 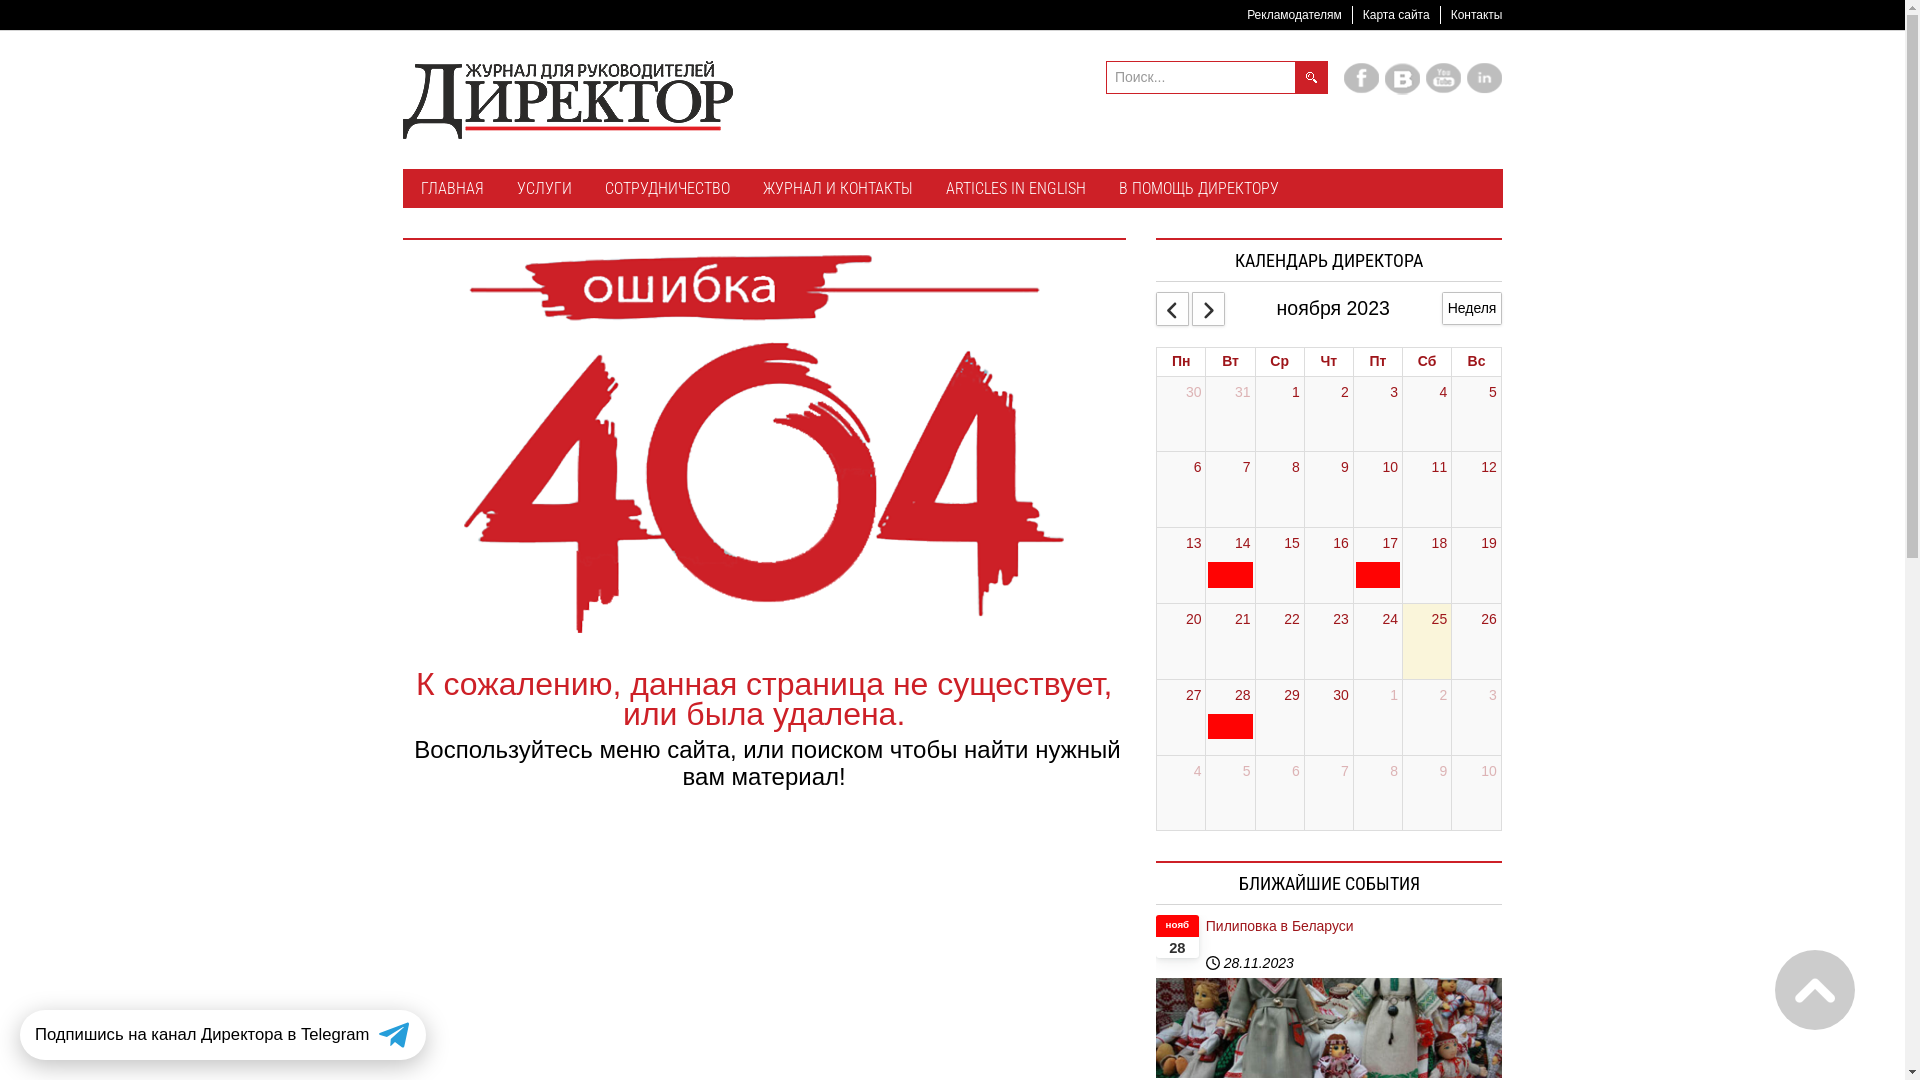 What do you see at coordinates (1287, 467) in the screenshot?
I see `'8'` at bounding box center [1287, 467].